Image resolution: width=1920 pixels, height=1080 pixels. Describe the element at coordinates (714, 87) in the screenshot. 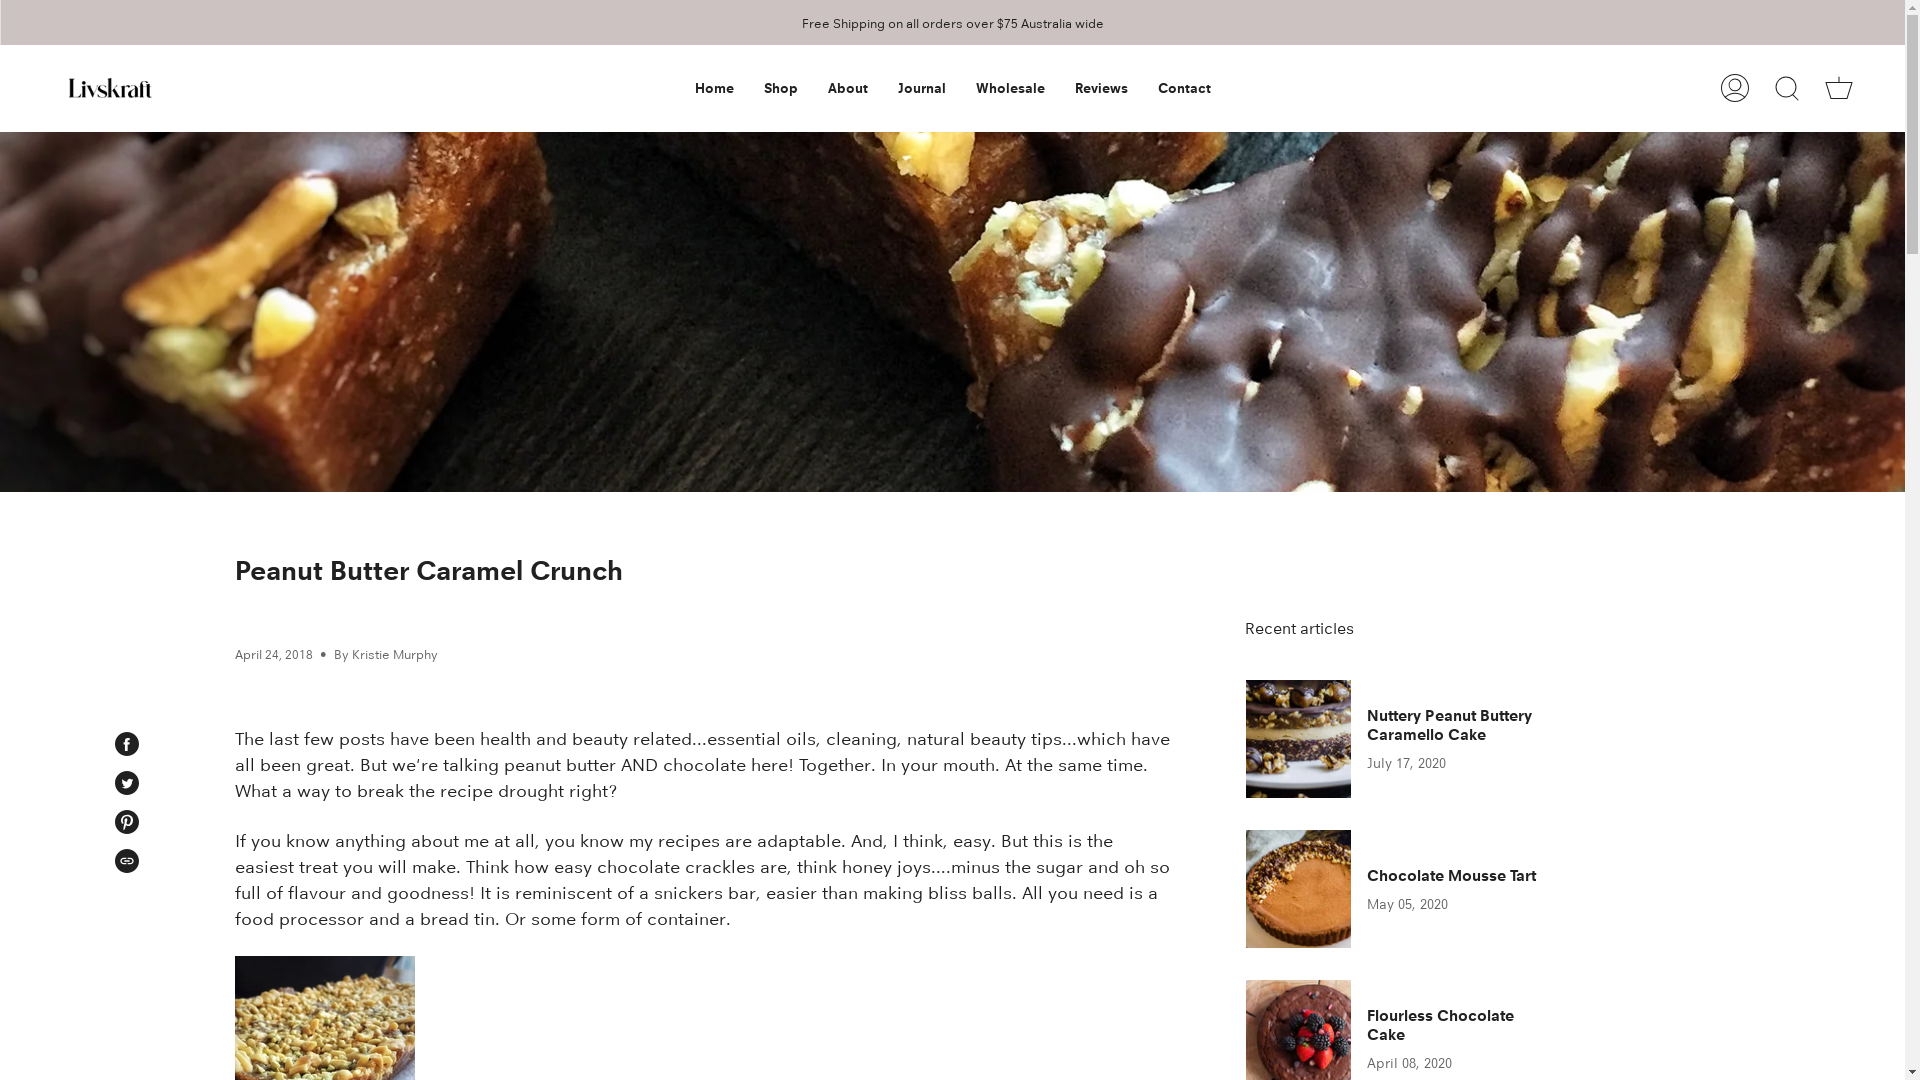

I see `'Home'` at that location.